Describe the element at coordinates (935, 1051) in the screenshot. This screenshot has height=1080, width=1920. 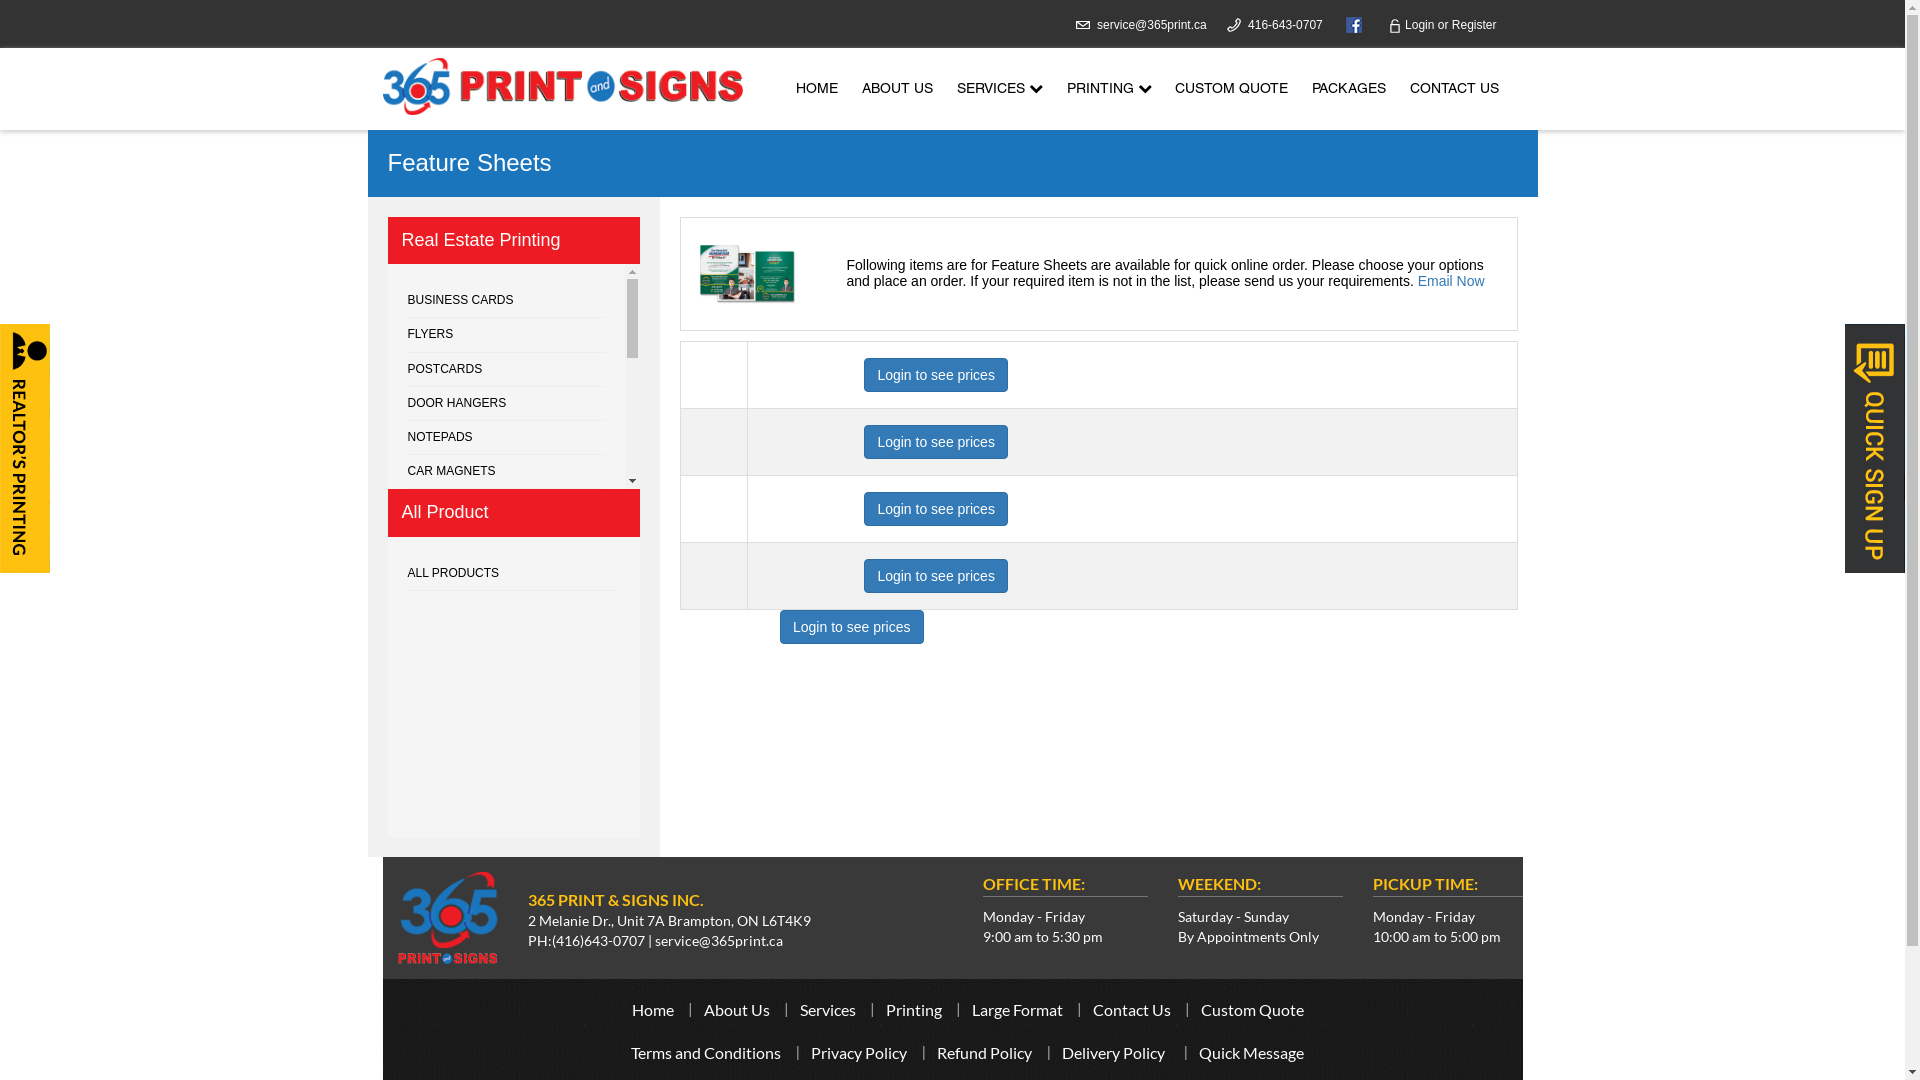
I see `'Refund Policy'` at that location.